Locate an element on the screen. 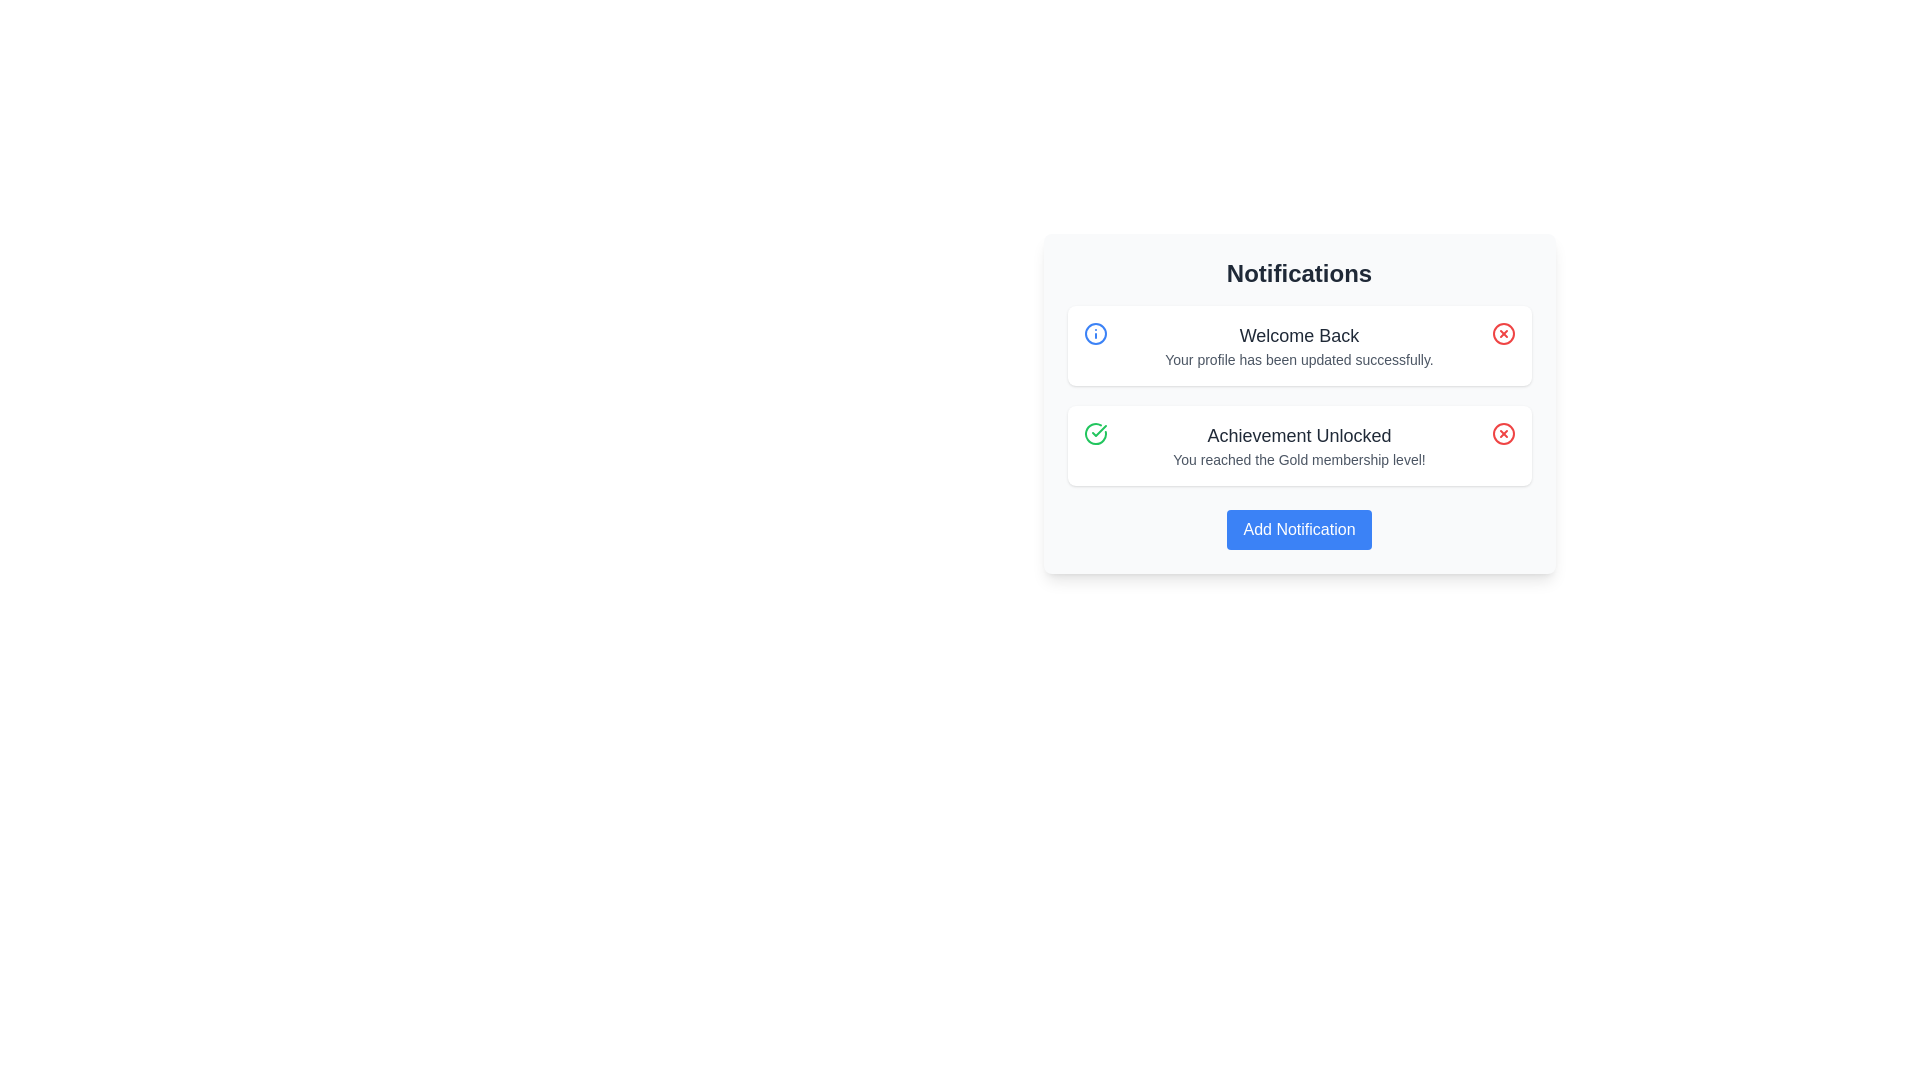 The width and height of the screenshot is (1920, 1080). the static text display that shows 'Welcome Back' and 'Your profile has been updated successfully.' is located at coordinates (1299, 345).